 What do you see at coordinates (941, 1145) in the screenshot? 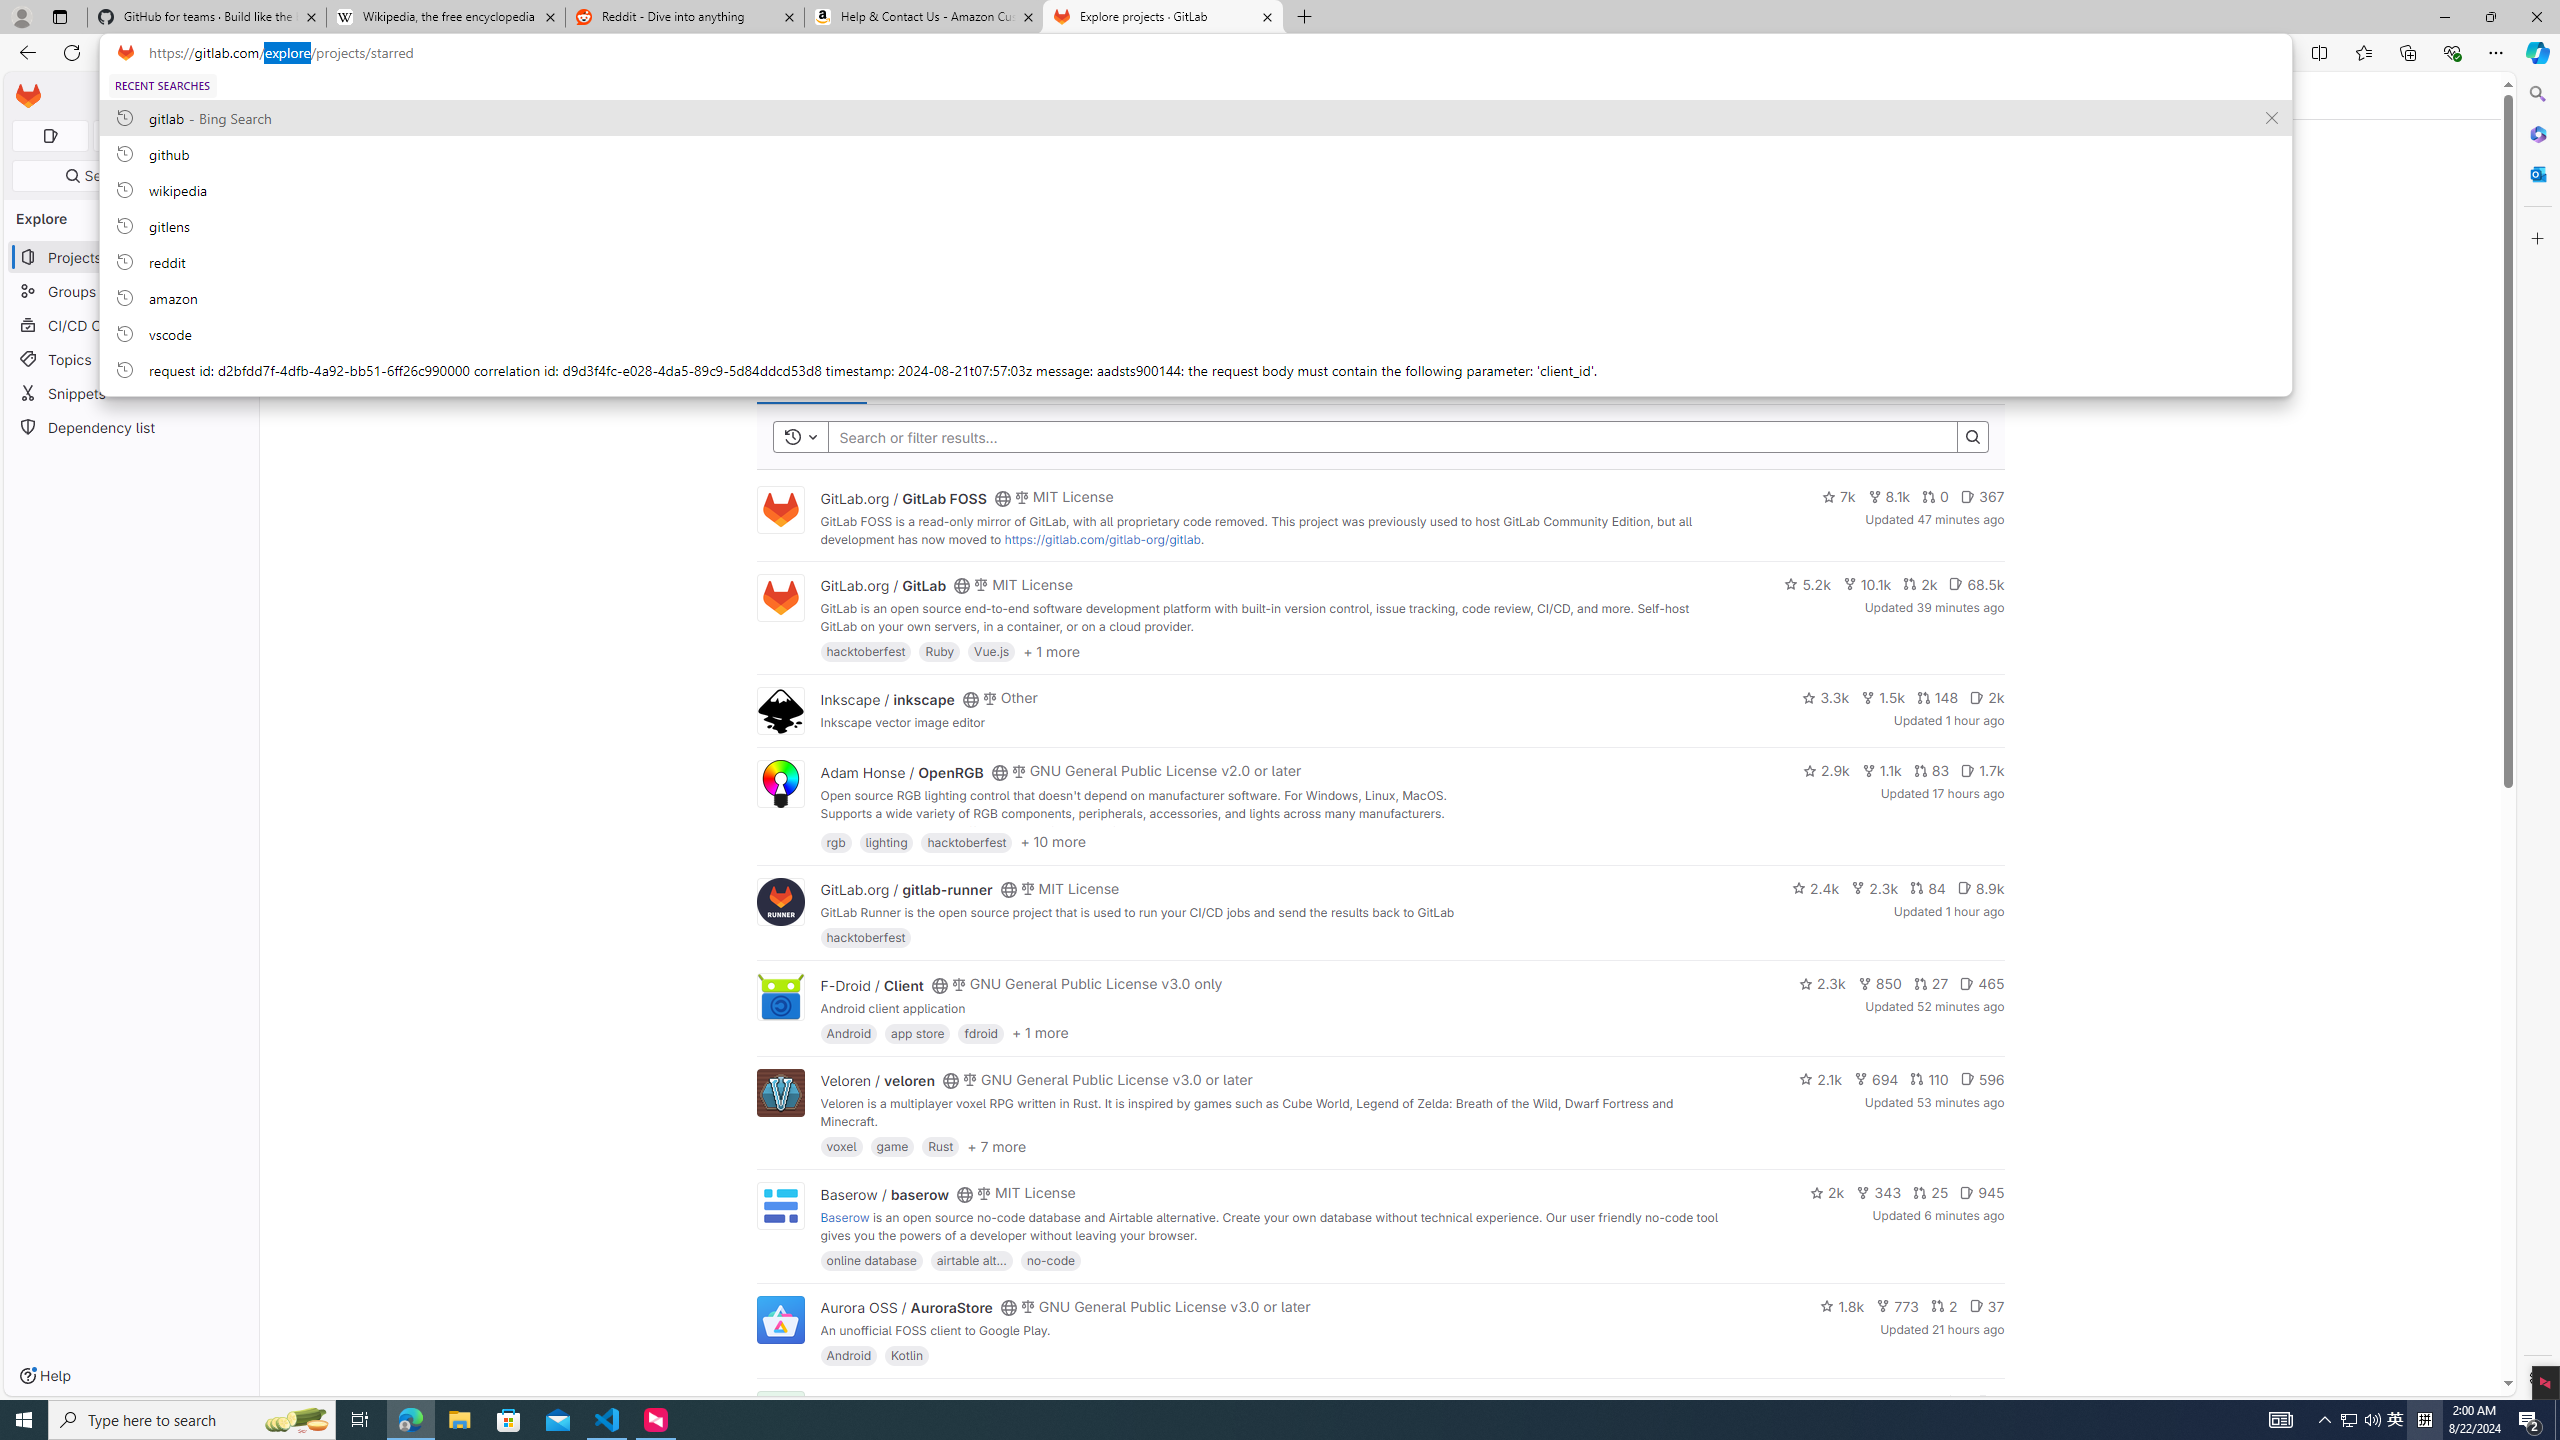
I see `'Rust'` at bounding box center [941, 1145].